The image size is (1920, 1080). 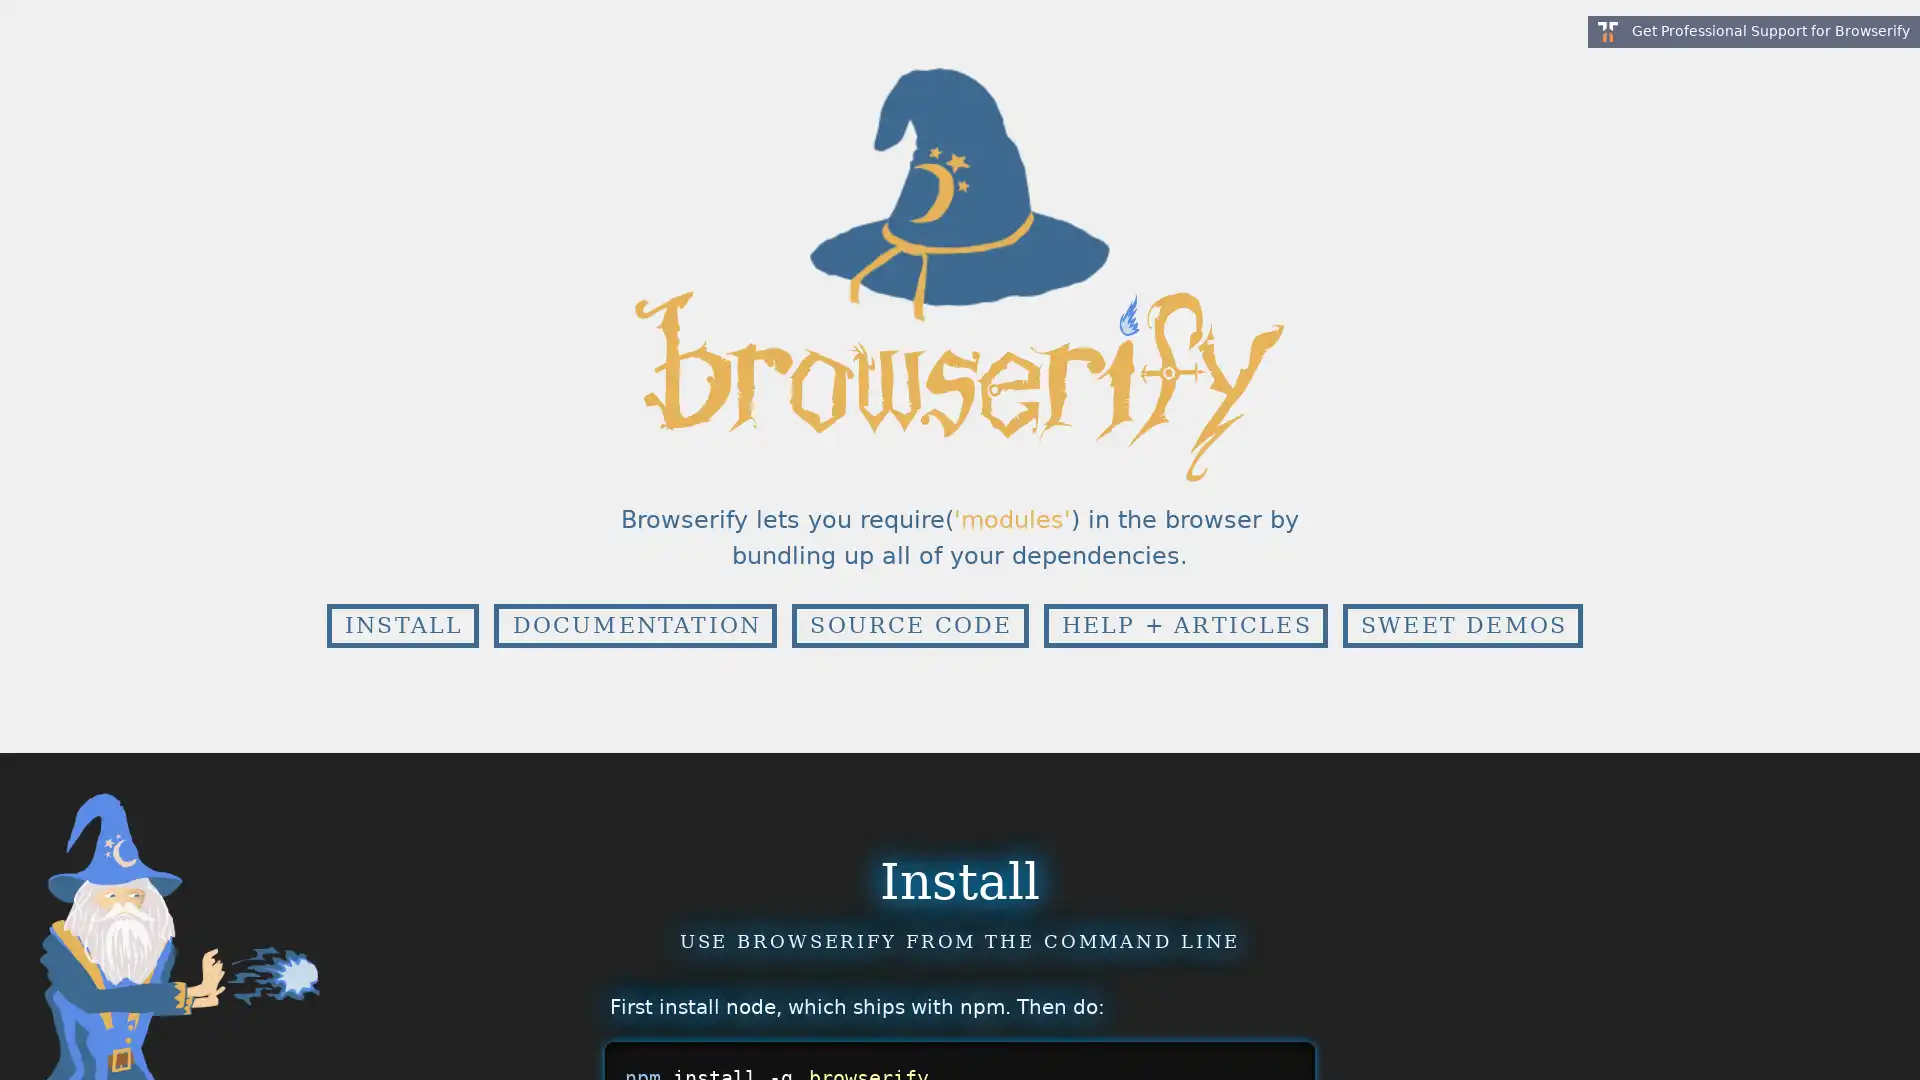 What do you see at coordinates (1185, 624) in the screenshot?
I see `HELP + ARTICLES` at bounding box center [1185, 624].